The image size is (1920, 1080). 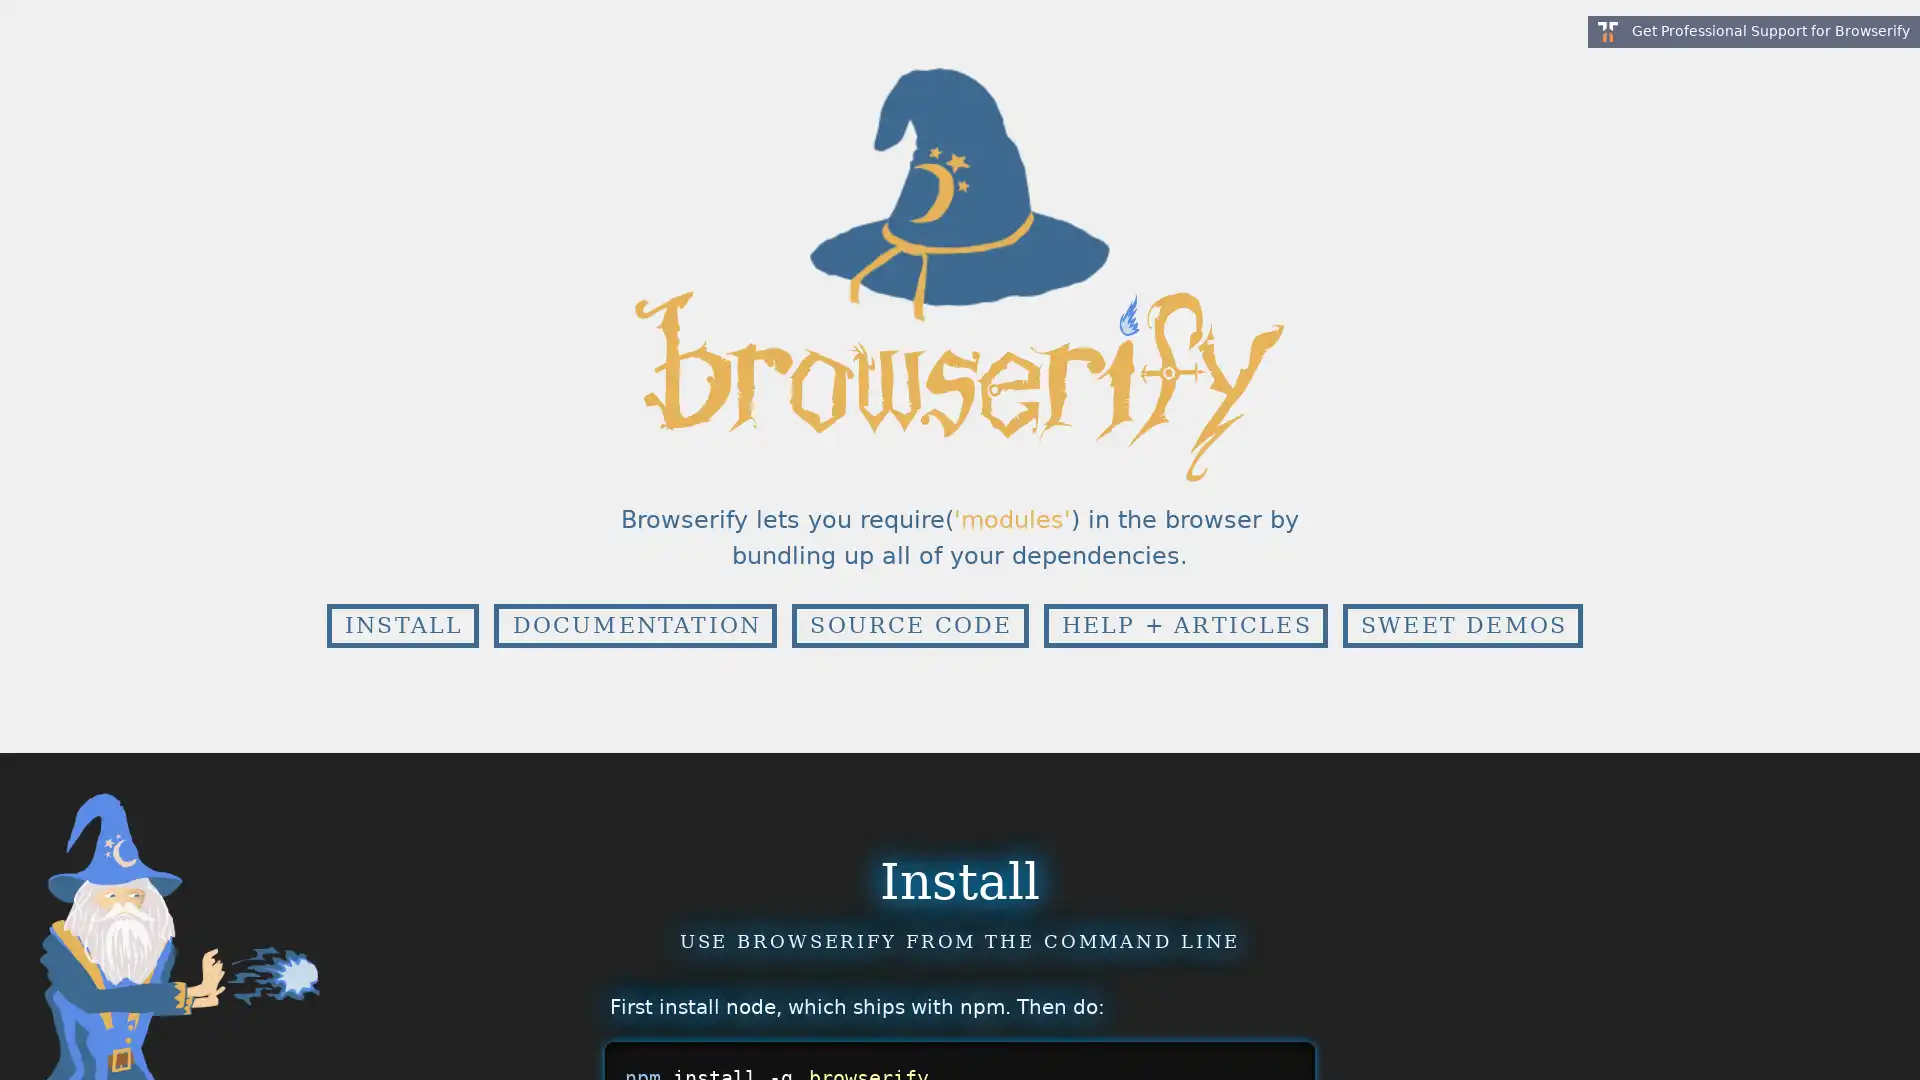 What do you see at coordinates (1185, 624) in the screenshot?
I see `HELP + ARTICLES` at bounding box center [1185, 624].